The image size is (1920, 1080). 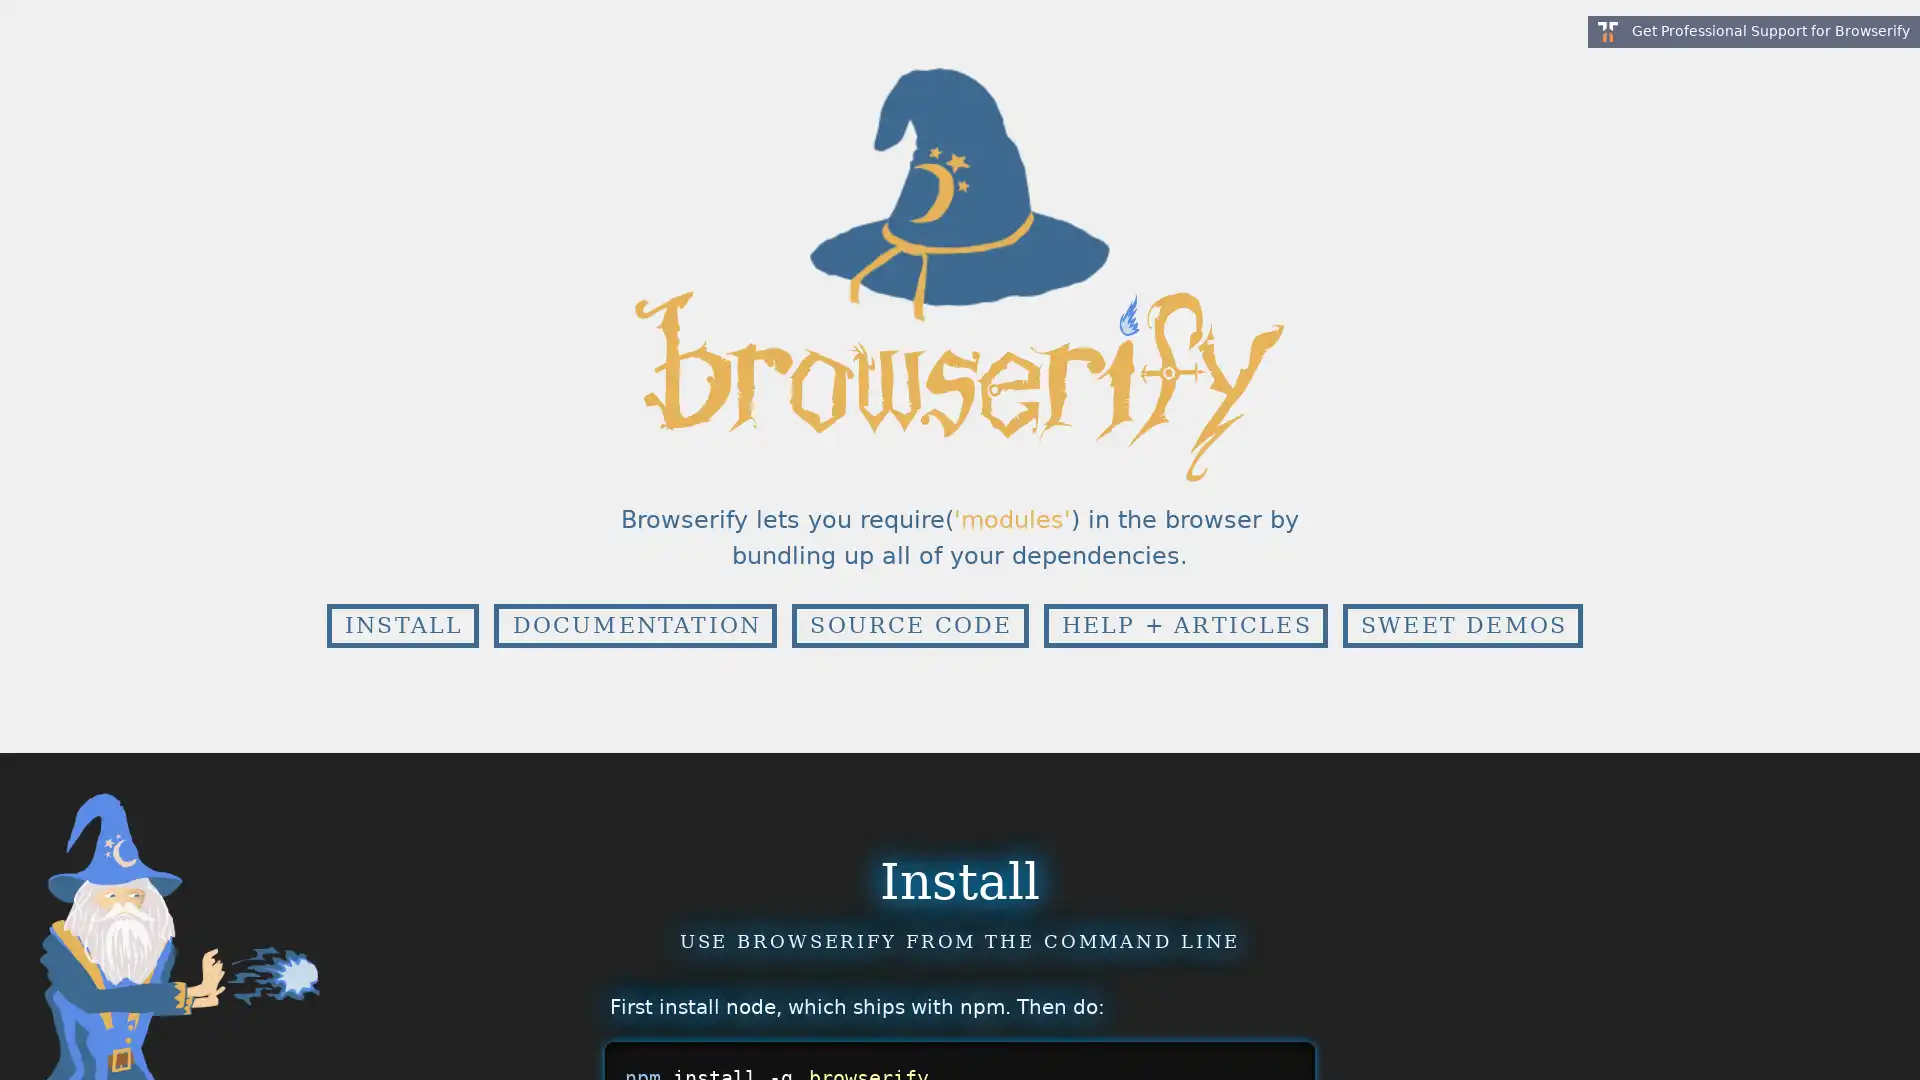 What do you see at coordinates (1185, 624) in the screenshot?
I see `HELP + ARTICLES` at bounding box center [1185, 624].